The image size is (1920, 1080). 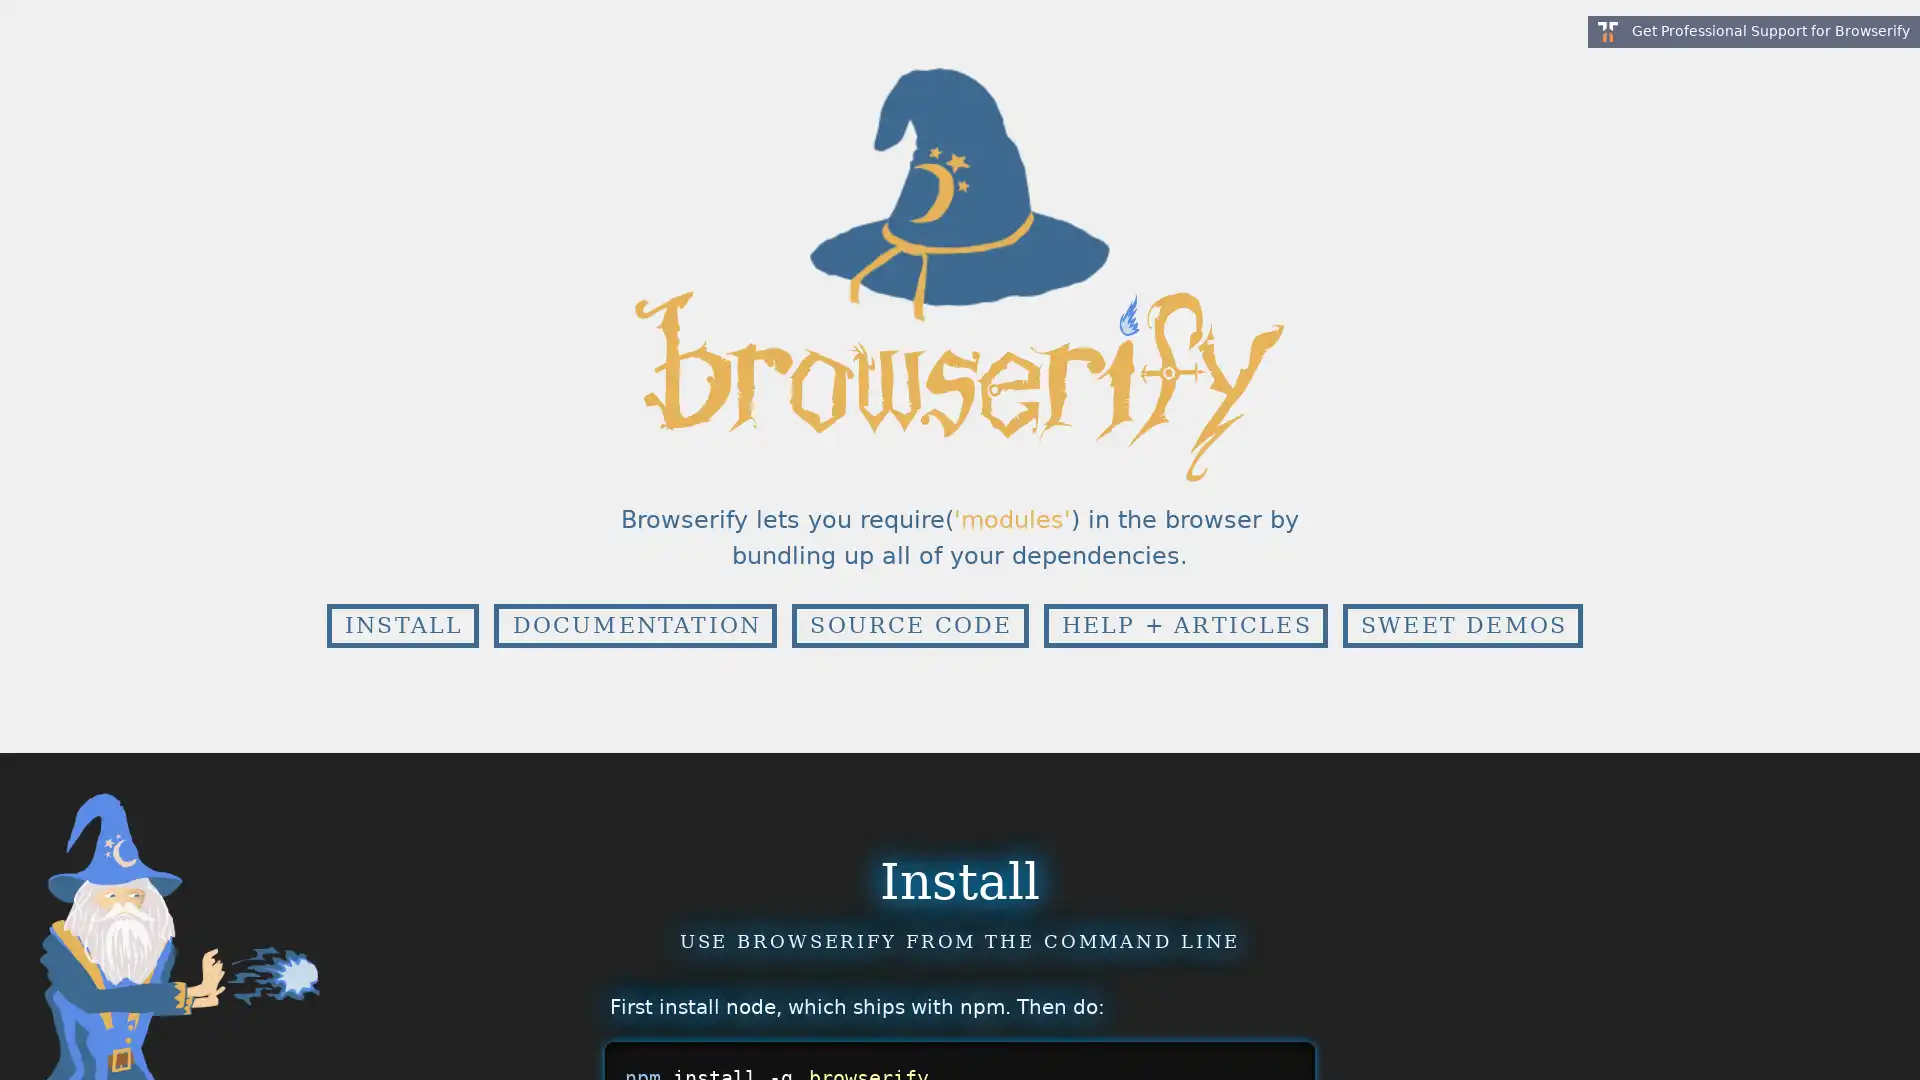 What do you see at coordinates (1185, 624) in the screenshot?
I see `HELP + ARTICLES` at bounding box center [1185, 624].